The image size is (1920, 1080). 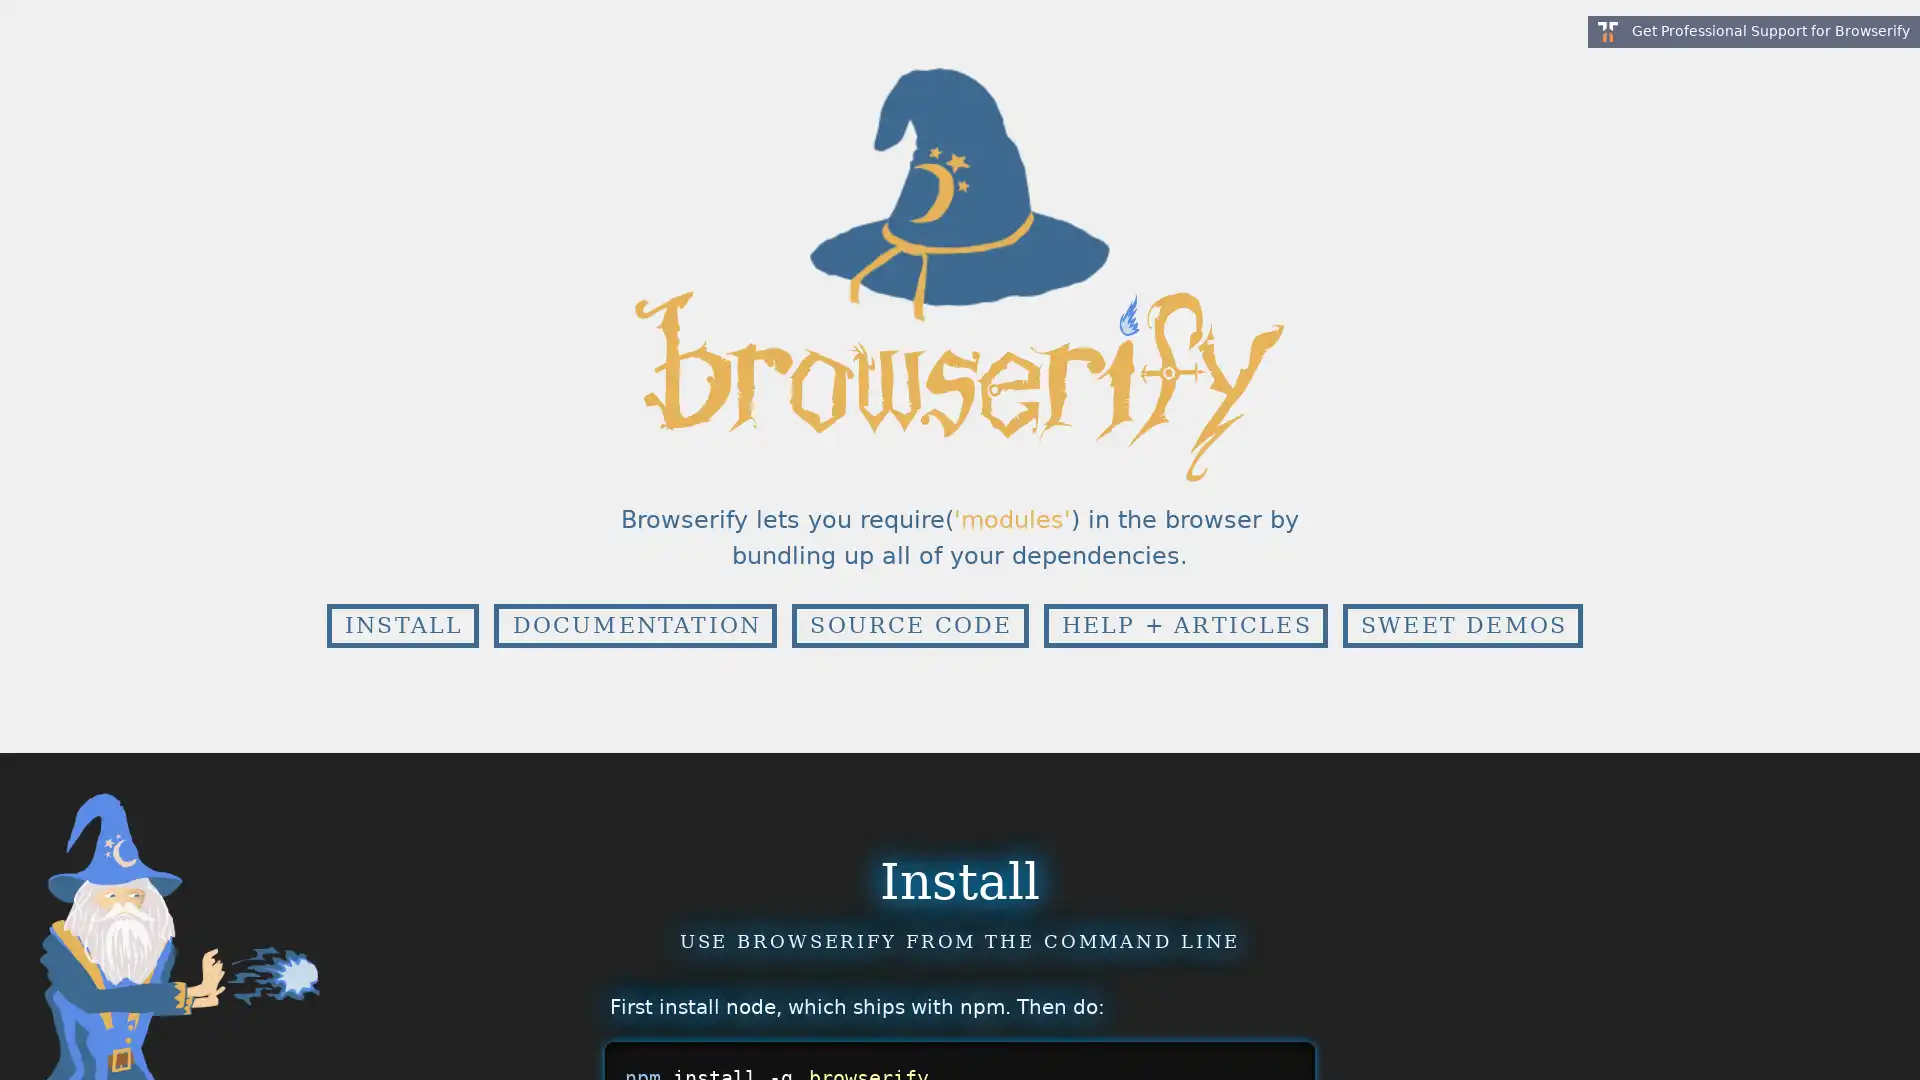 What do you see at coordinates (1185, 624) in the screenshot?
I see `HELP + ARTICLES` at bounding box center [1185, 624].